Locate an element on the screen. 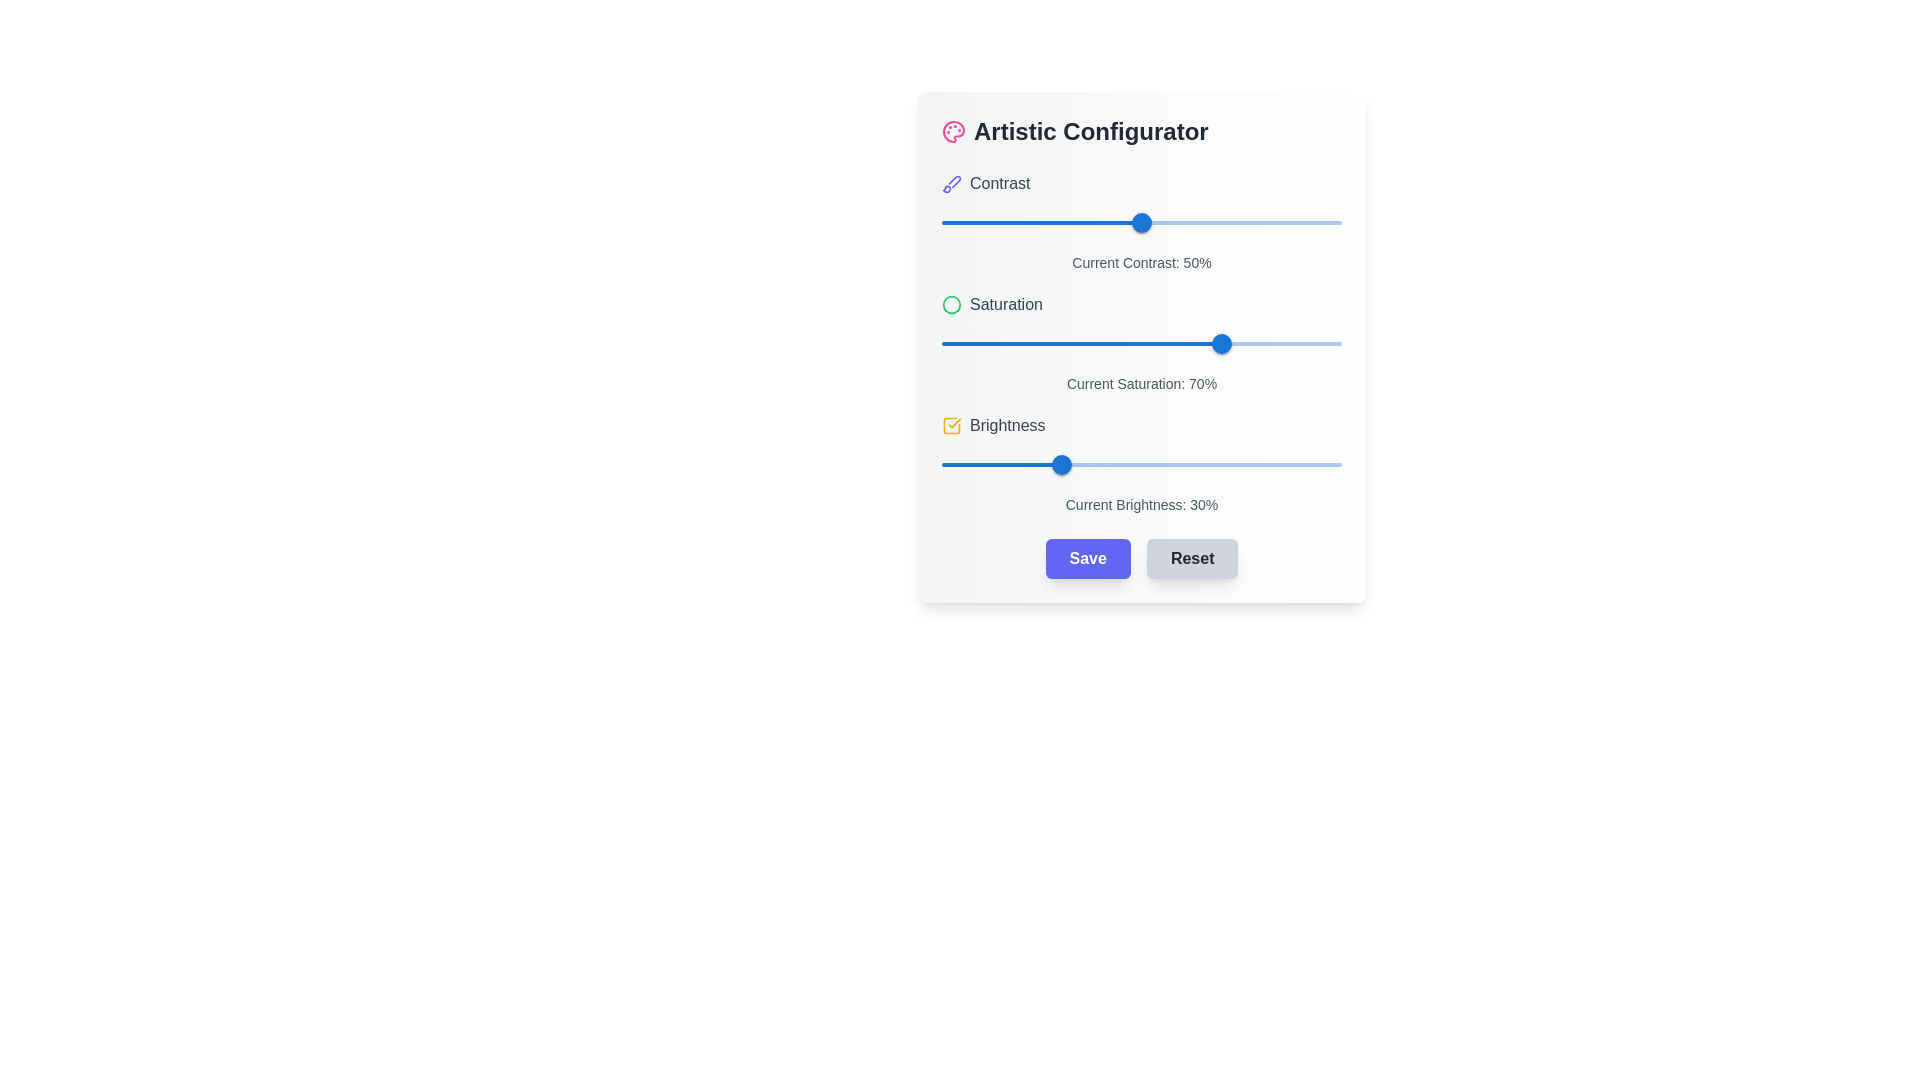  informational static text label indicating the current saturation percentage (70%) located below the saturation slider and above the brightness configuration section is located at coordinates (1142, 384).